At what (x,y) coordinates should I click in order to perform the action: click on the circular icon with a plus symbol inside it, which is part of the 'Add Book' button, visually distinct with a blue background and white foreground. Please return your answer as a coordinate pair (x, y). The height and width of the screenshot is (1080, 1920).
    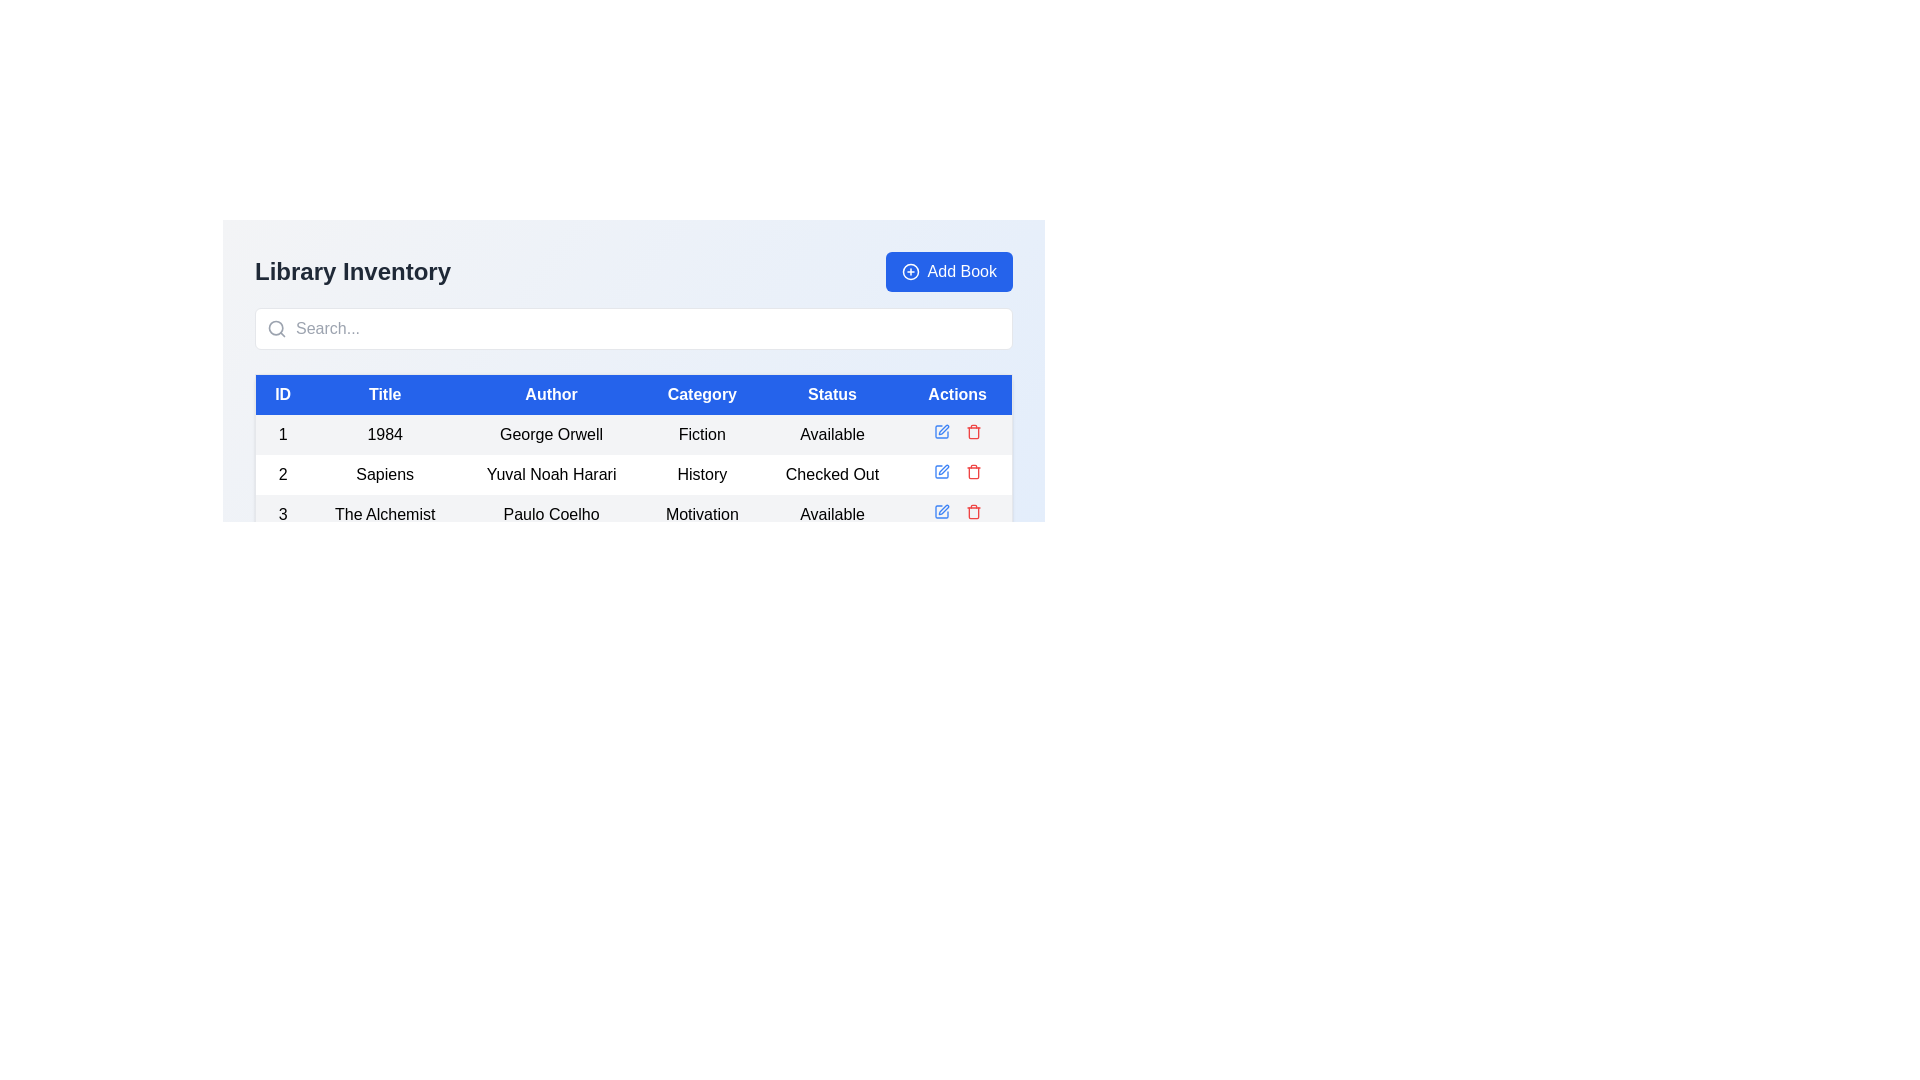
    Looking at the image, I should click on (909, 272).